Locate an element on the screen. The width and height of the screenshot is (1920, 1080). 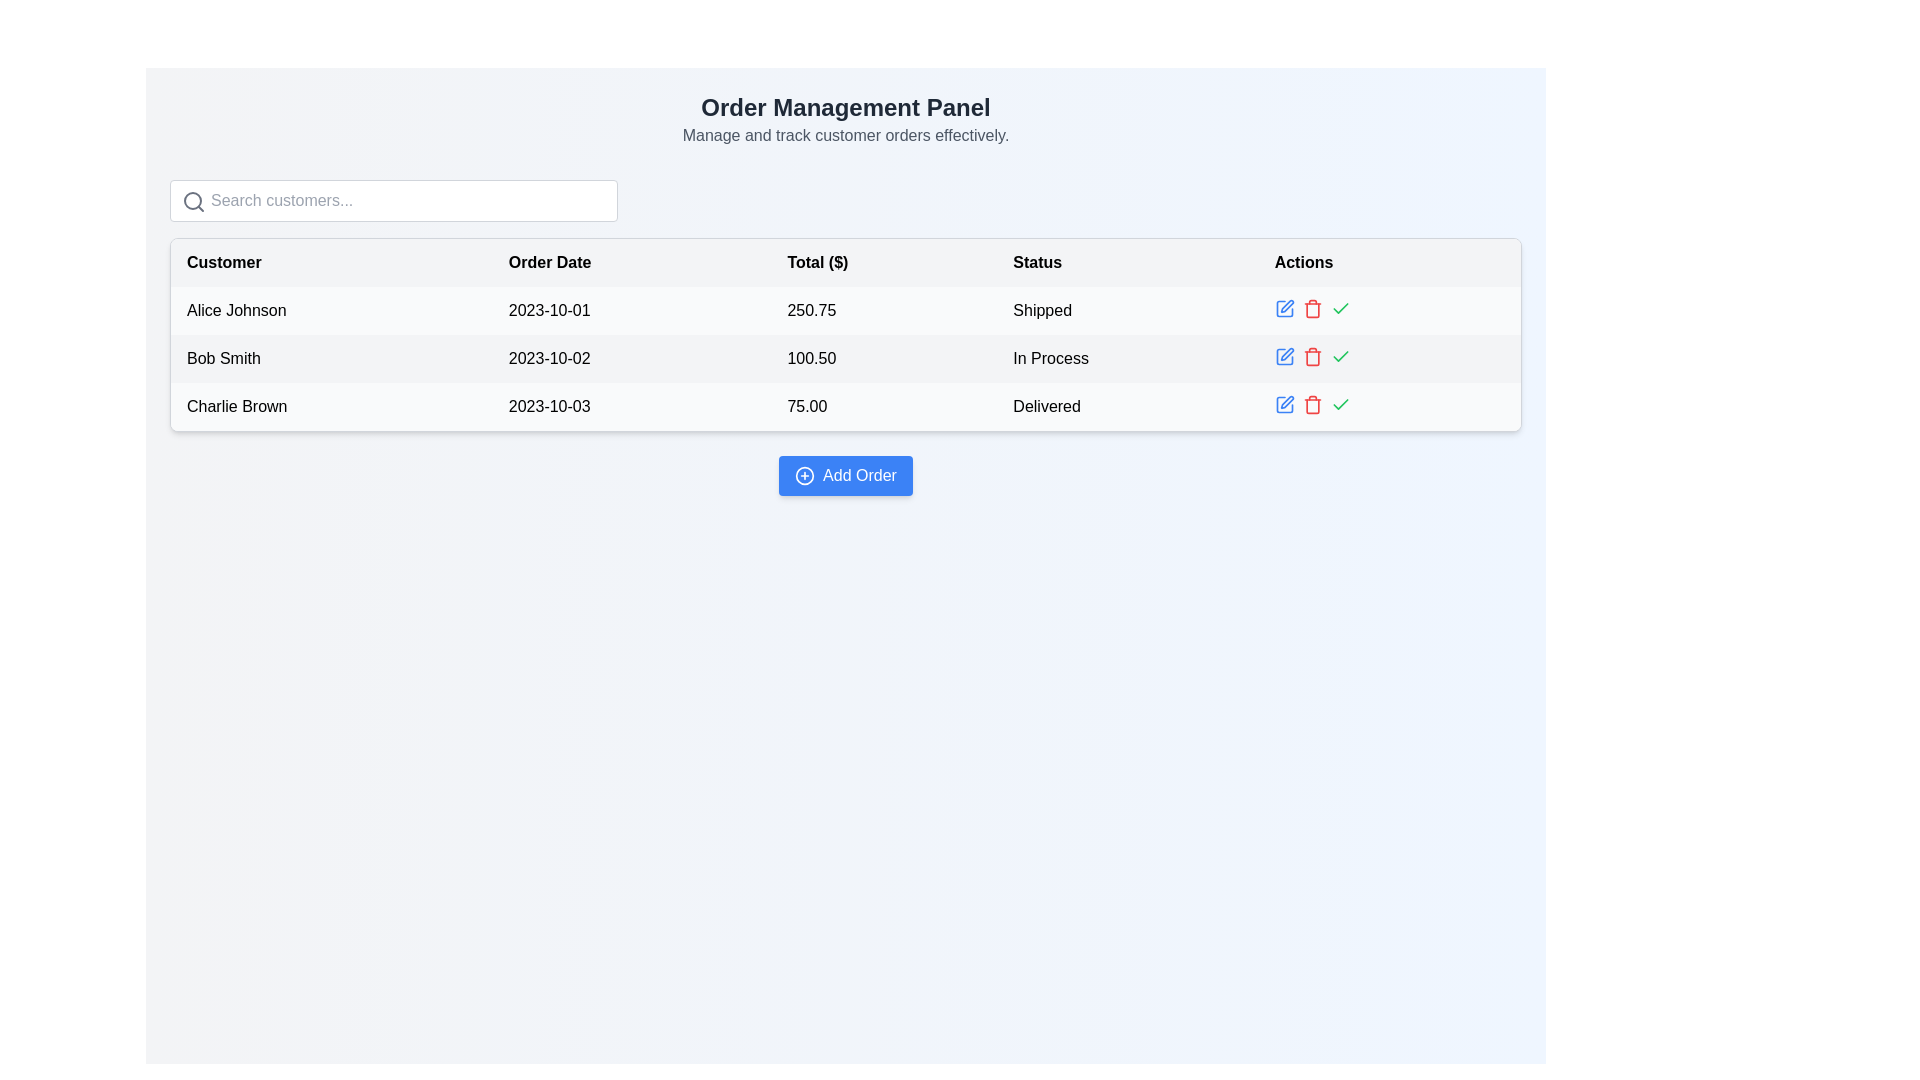
the pen icon button located in the 'Actions' column of the second row in the table is located at coordinates (1287, 306).